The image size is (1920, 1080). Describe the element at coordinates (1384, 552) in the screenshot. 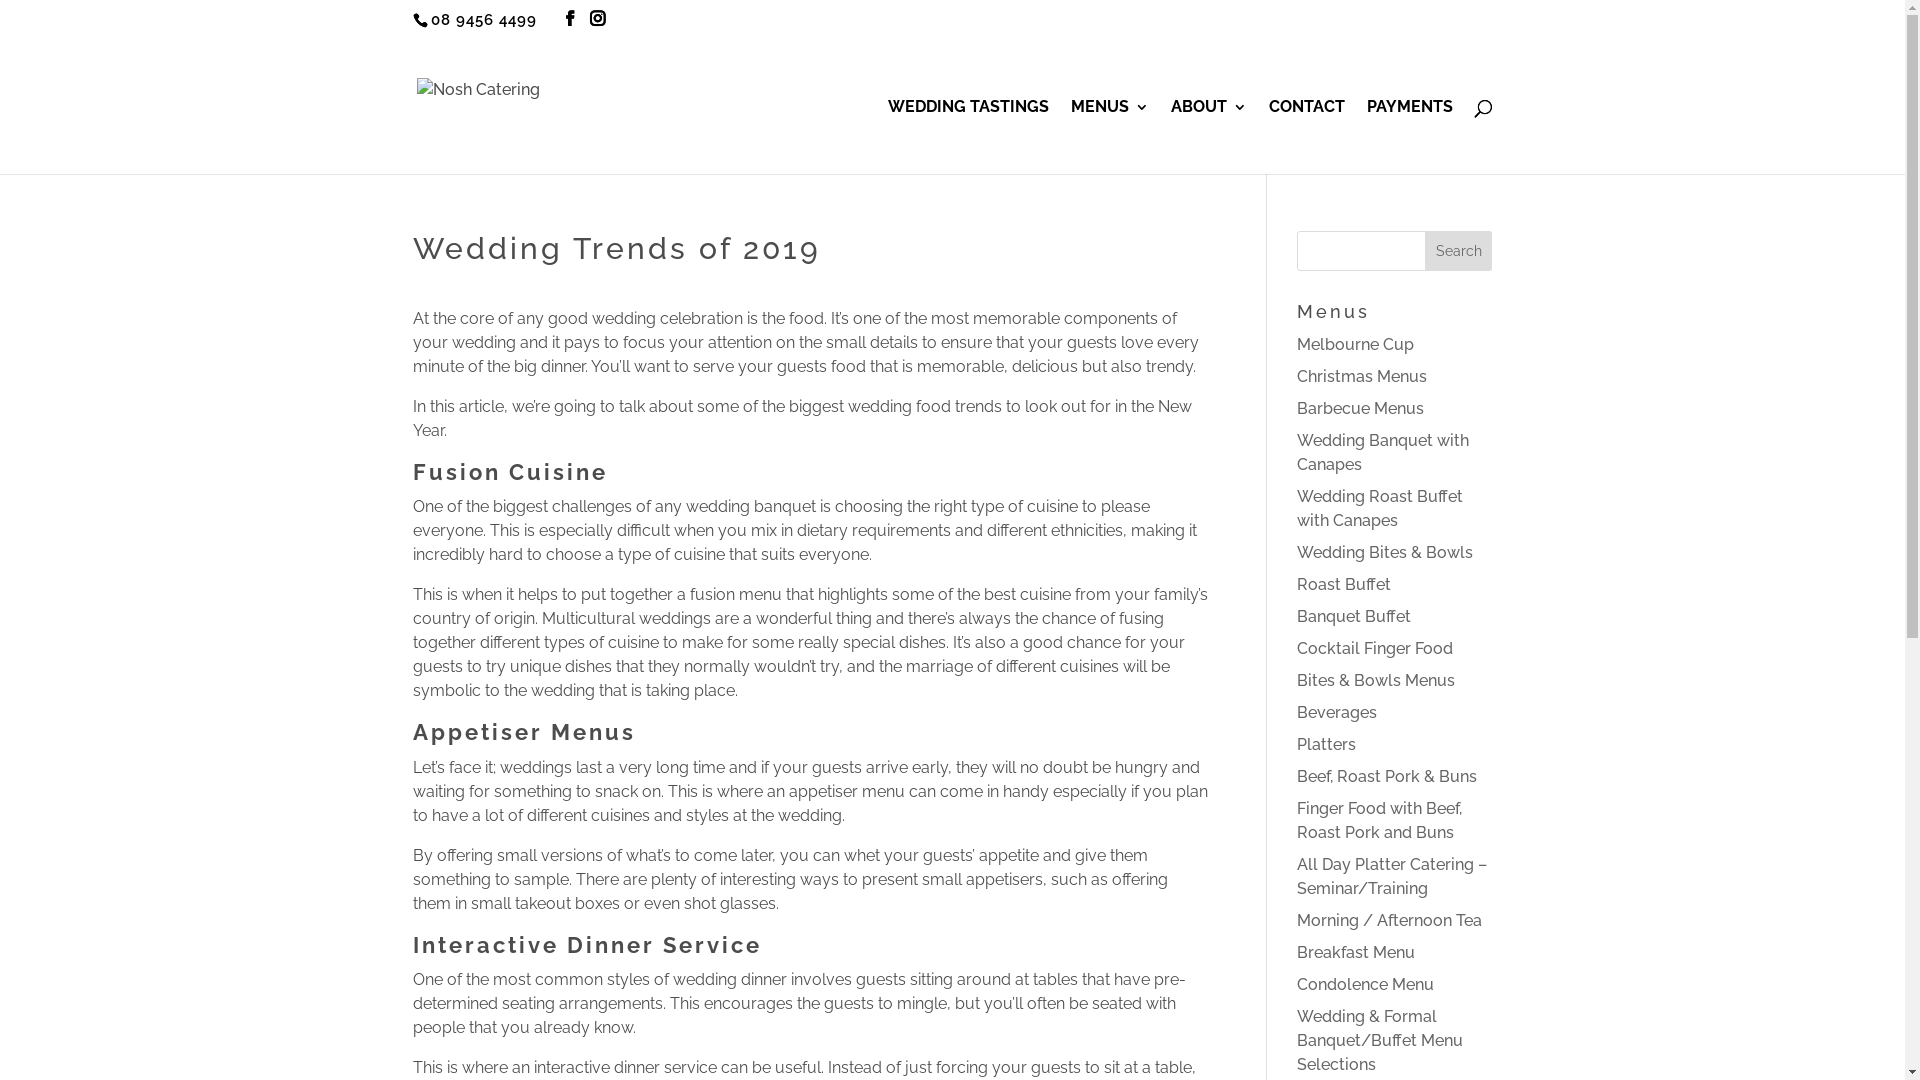

I see `'Wedding Bites & Bowls'` at that location.